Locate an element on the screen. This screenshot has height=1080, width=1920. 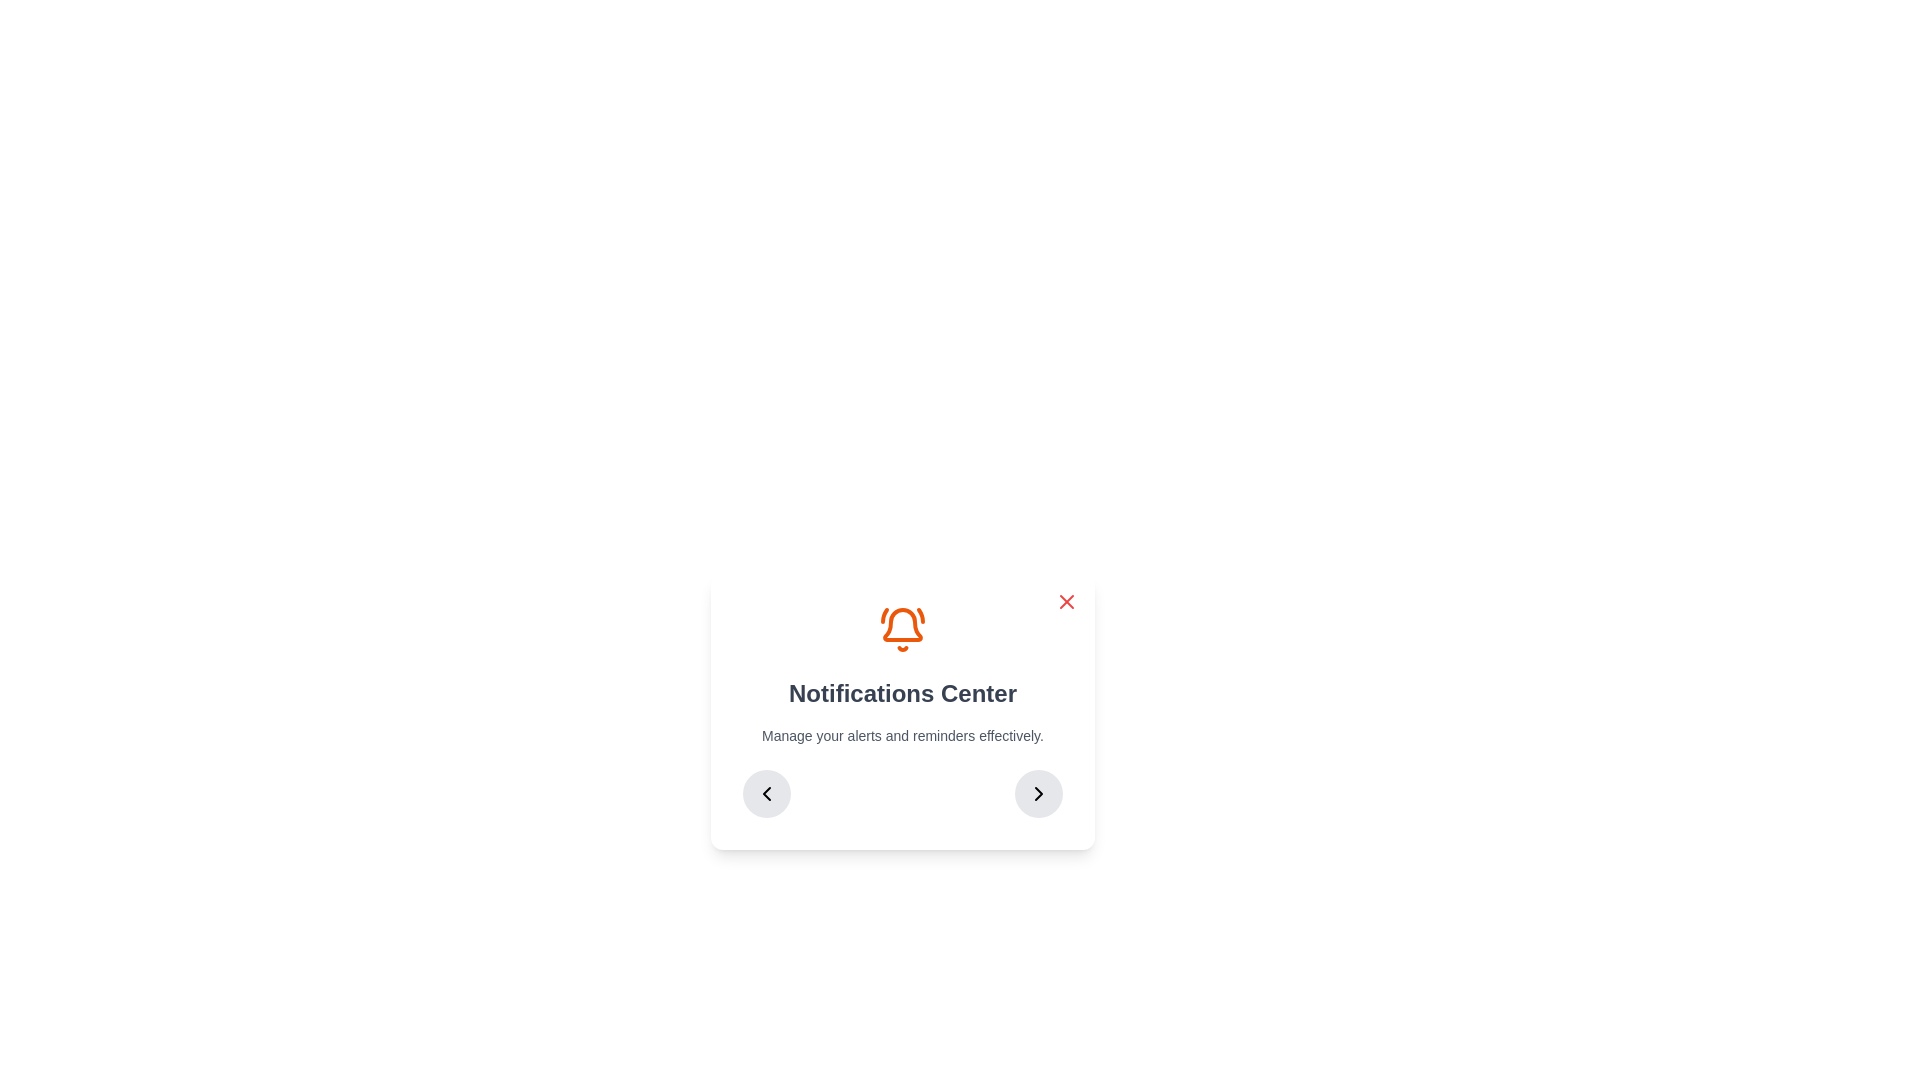
the rightmost stroke of the ringing bell within the orange bell icon in the 'Notifications Center' dialog box is located at coordinates (920, 615).